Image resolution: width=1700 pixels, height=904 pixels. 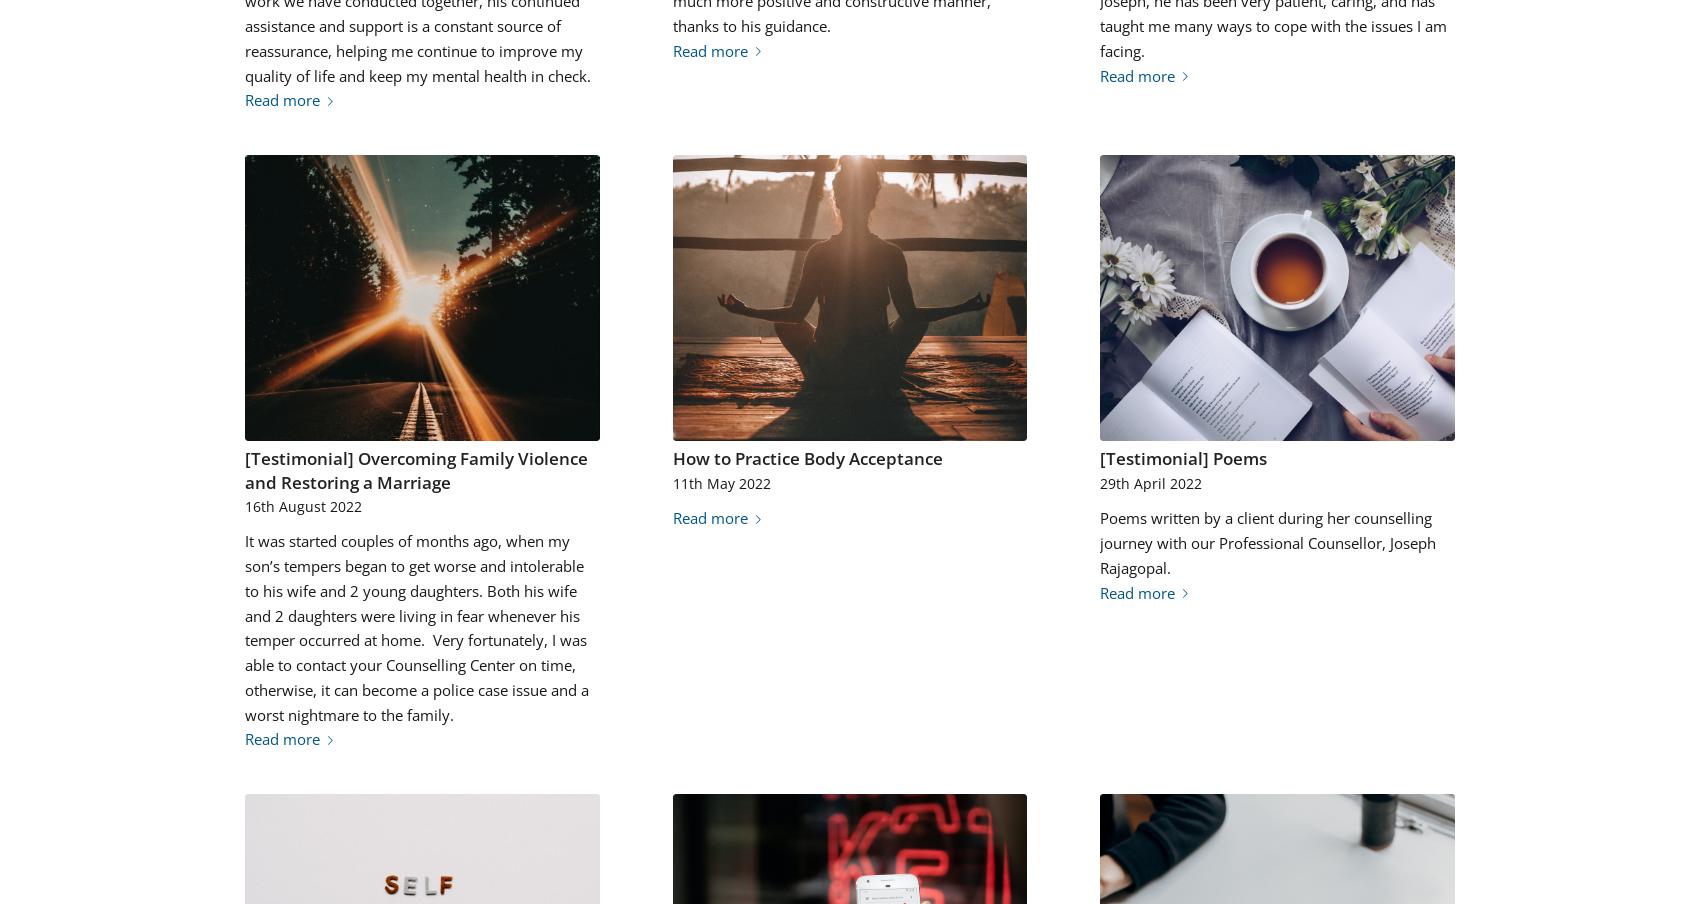 What do you see at coordinates (928, 855) in the screenshot?
I see `'1829'` at bounding box center [928, 855].